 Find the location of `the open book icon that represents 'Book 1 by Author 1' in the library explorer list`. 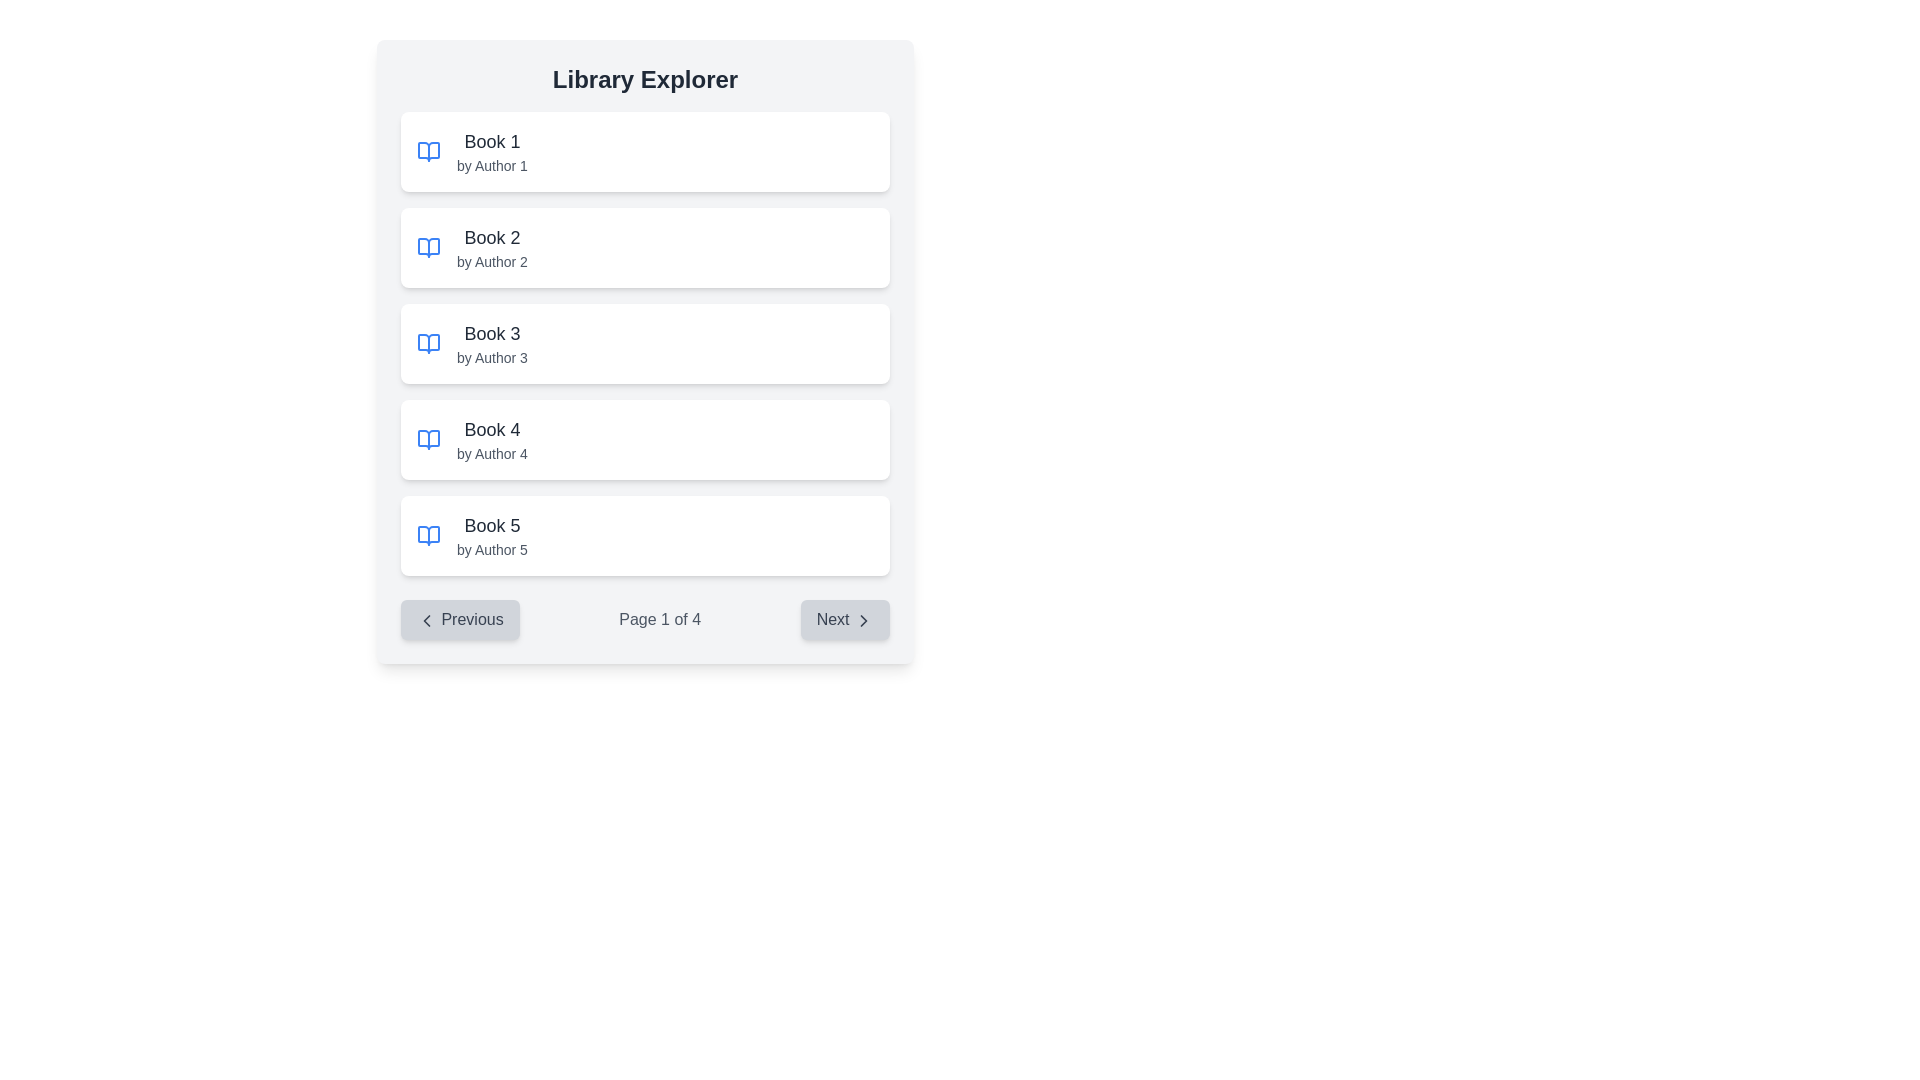

the open book icon that represents 'Book 1 by Author 1' in the library explorer list is located at coordinates (427, 150).